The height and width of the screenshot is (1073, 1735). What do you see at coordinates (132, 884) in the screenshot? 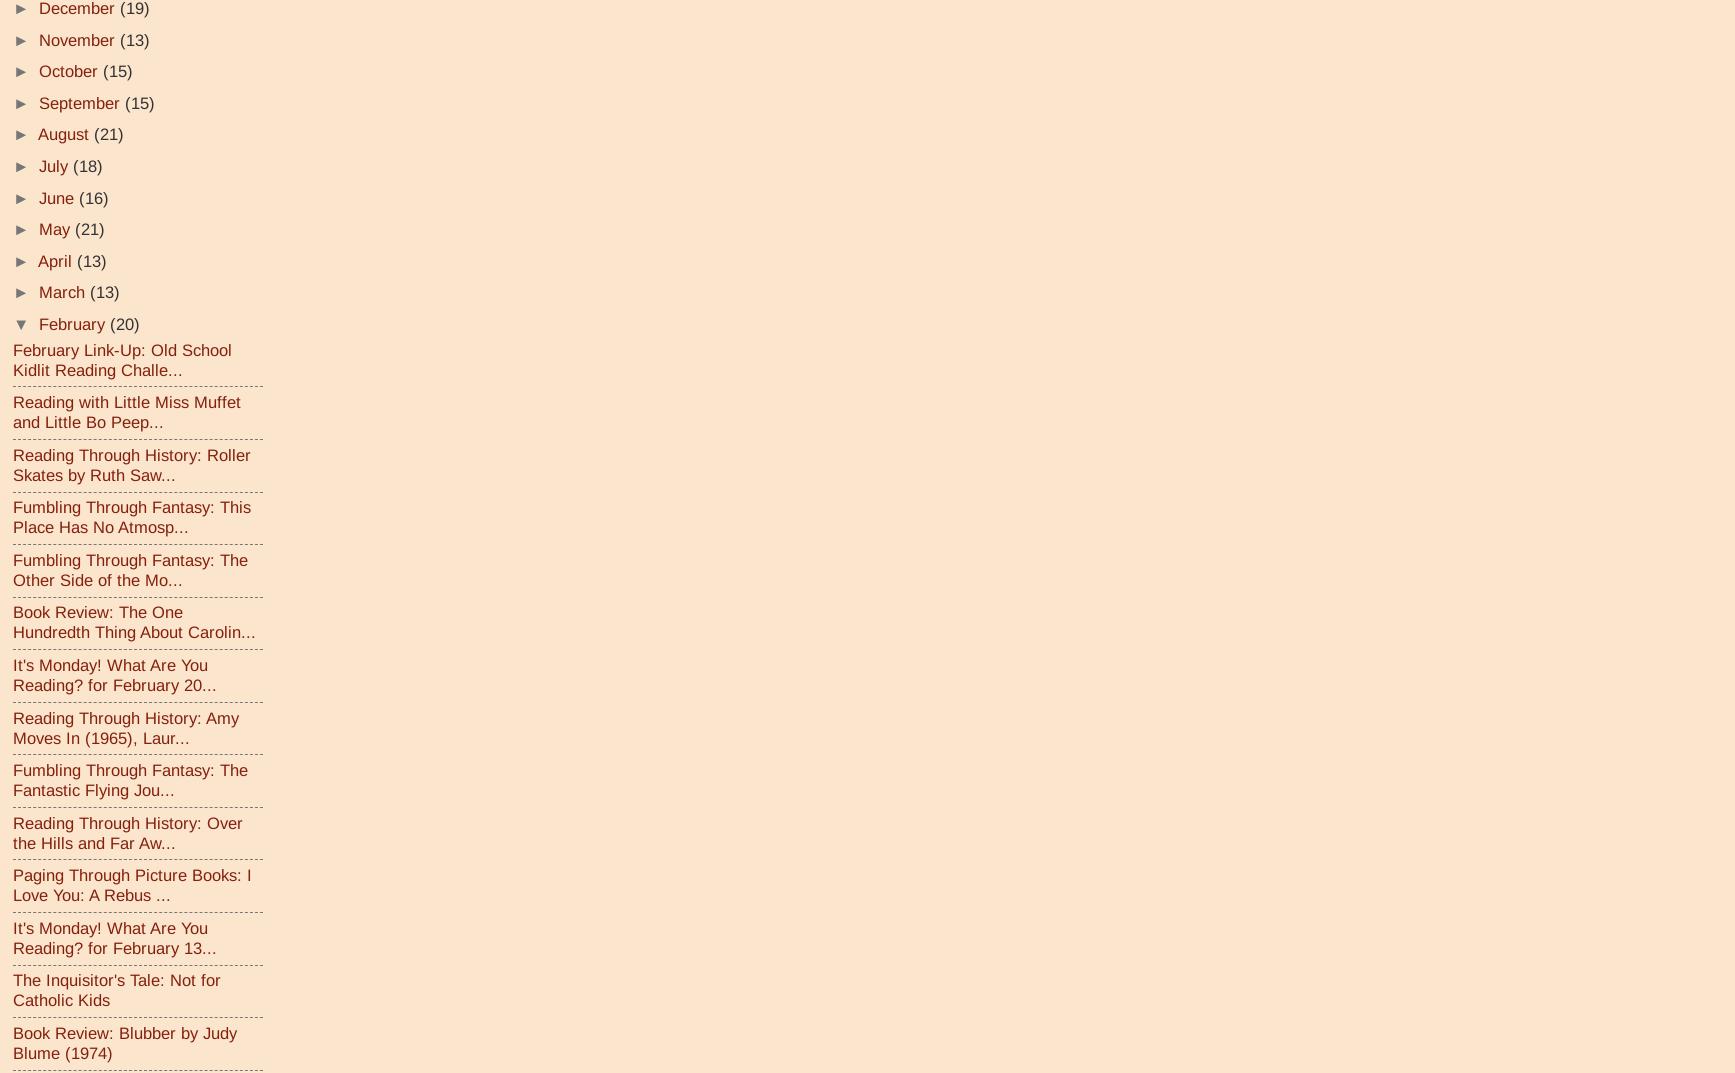
I see `'Paging Through Picture Books: I Love You: A Rebus ...'` at bounding box center [132, 884].